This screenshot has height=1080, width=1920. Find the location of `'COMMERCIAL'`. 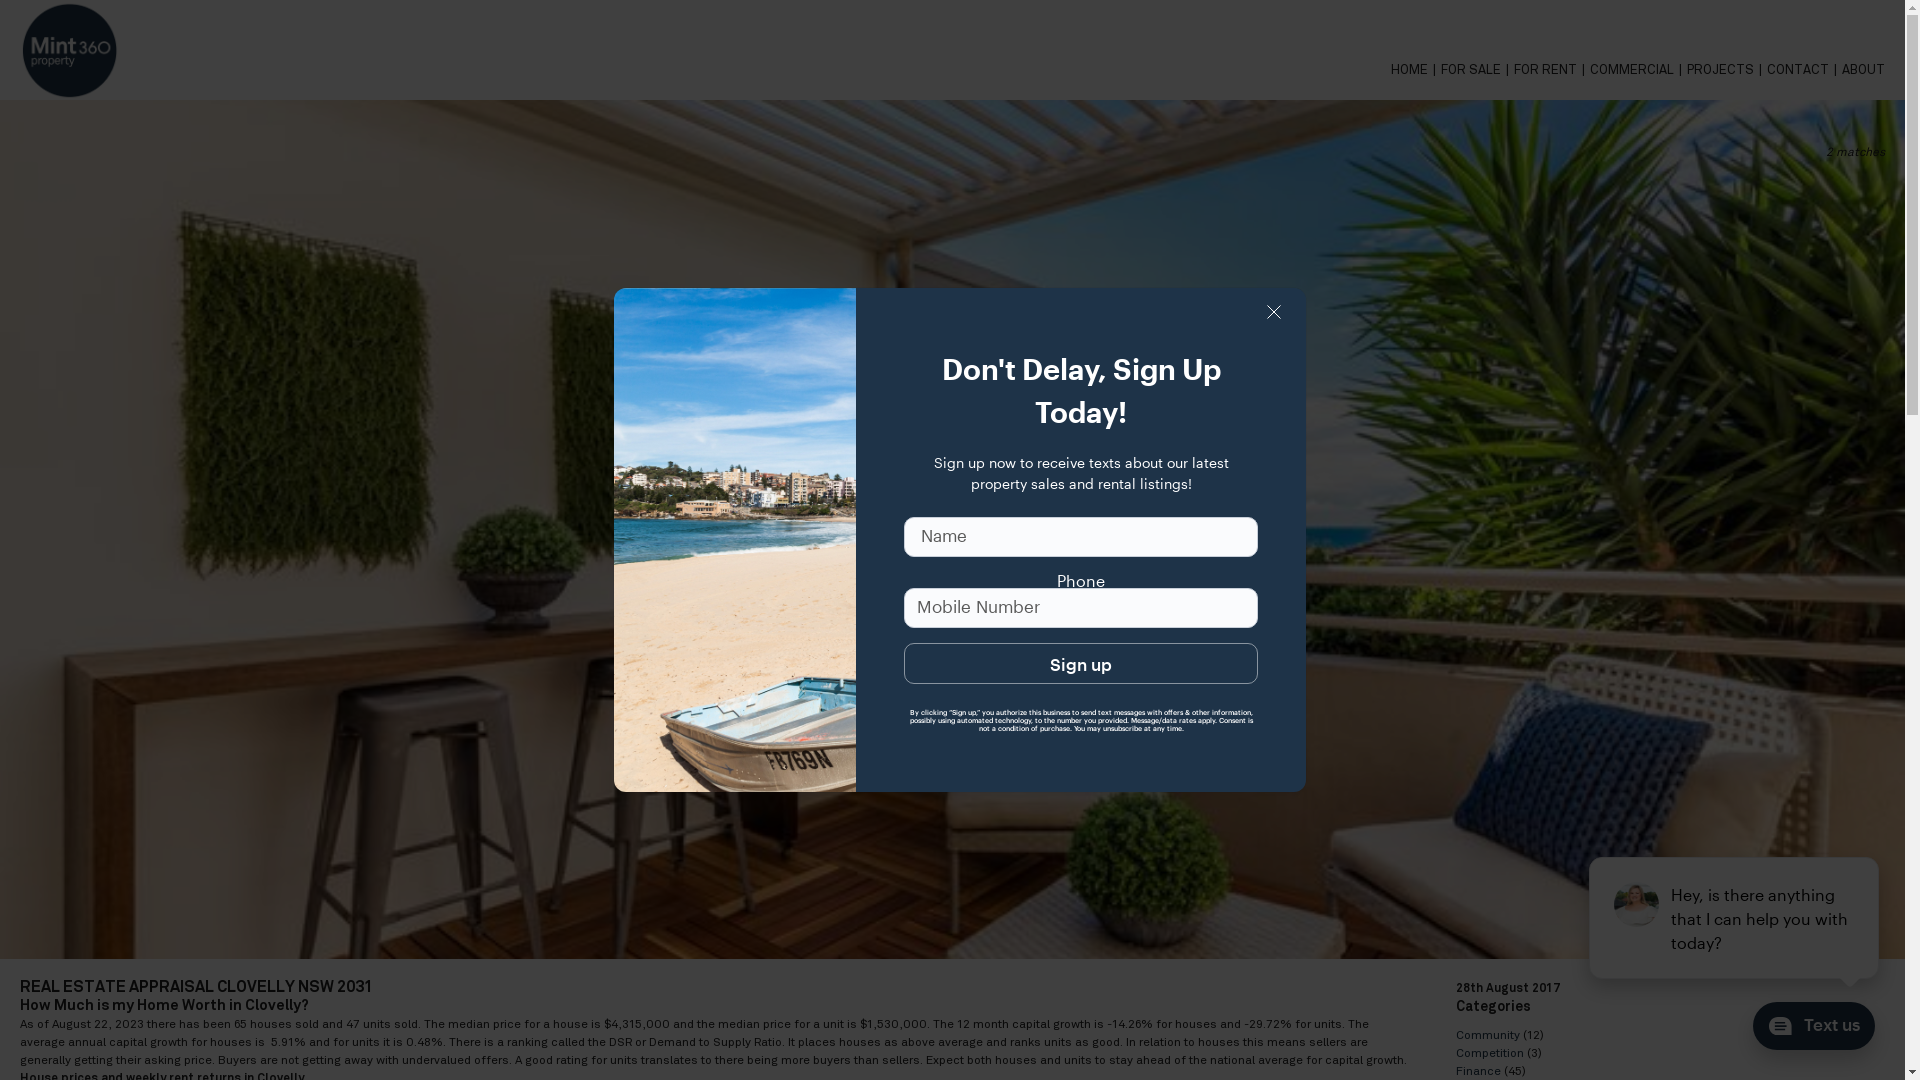

'COMMERCIAL' is located at coordinates (1588, 68).